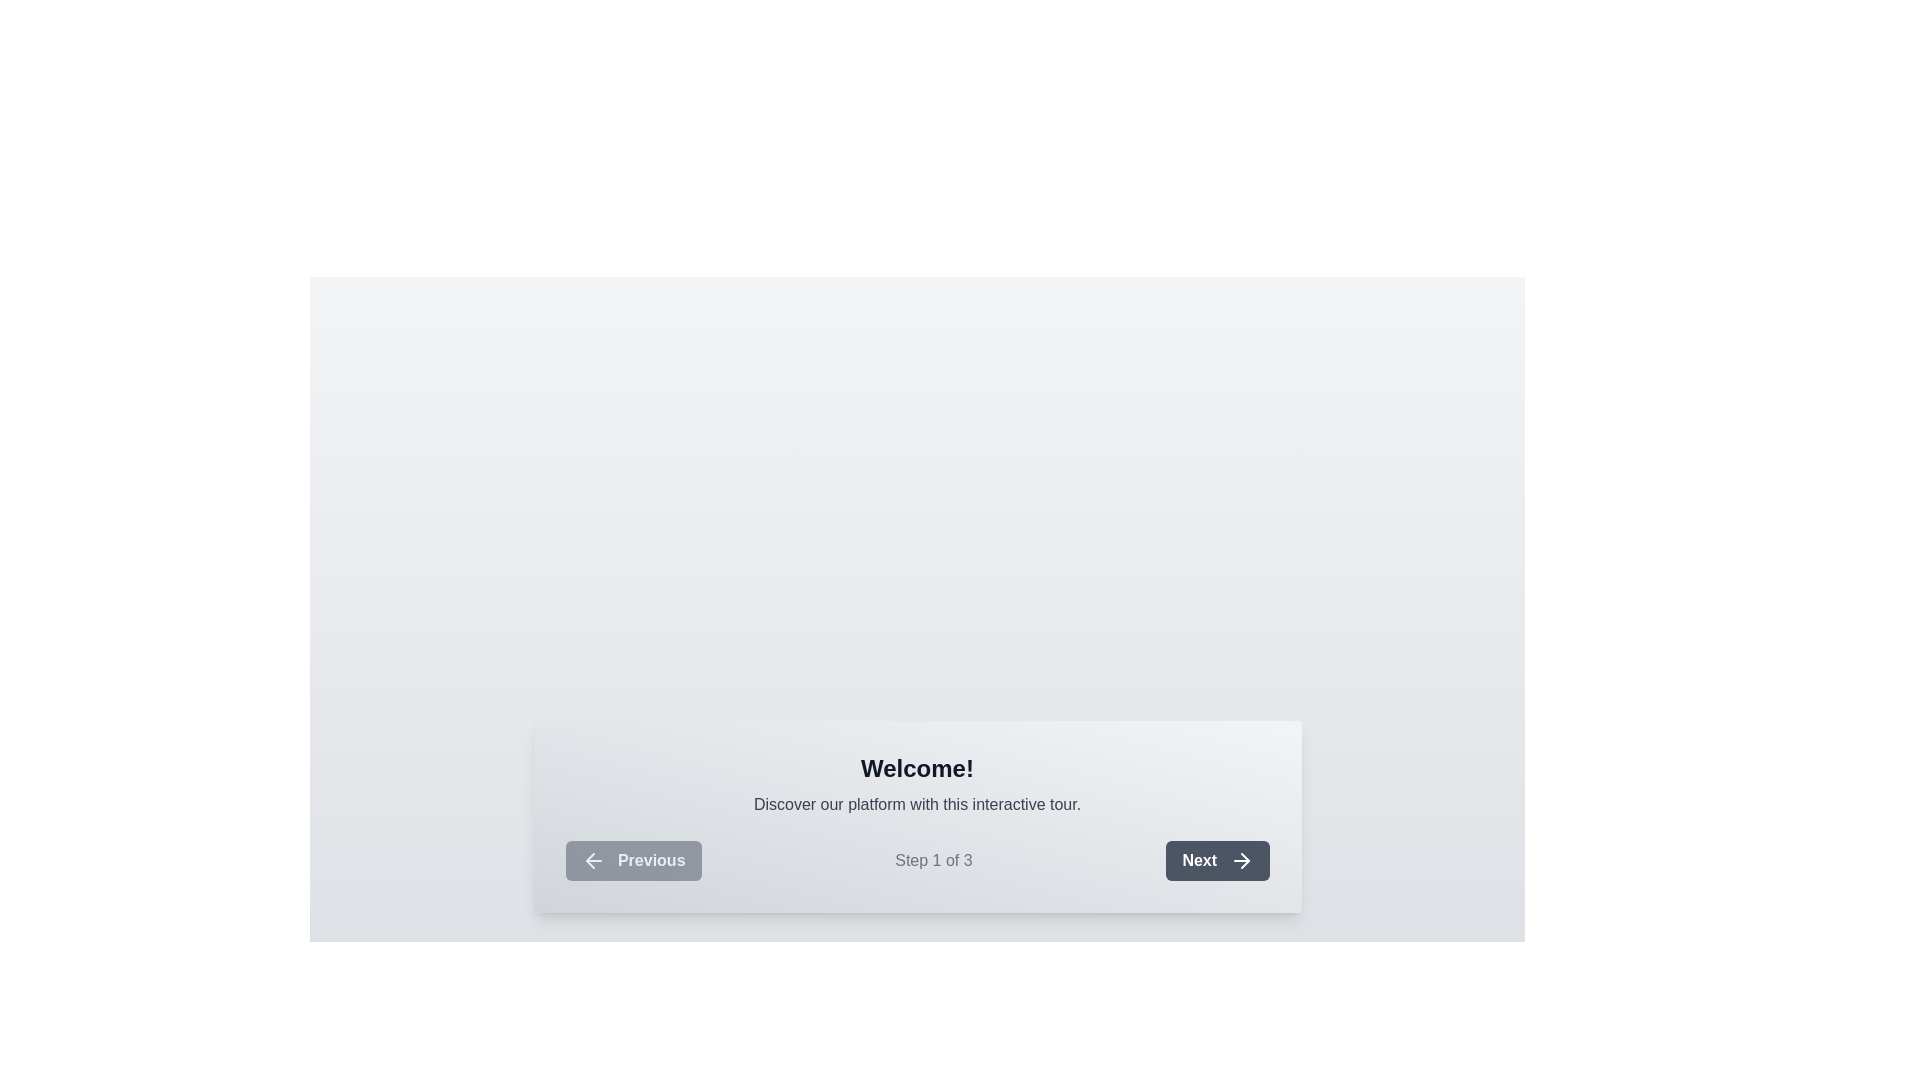  I want to click on the small left-pointing arrow inside the gray button labeled 'Previous' located at the bottom-left corner of the dialog box, so click(592, 860).